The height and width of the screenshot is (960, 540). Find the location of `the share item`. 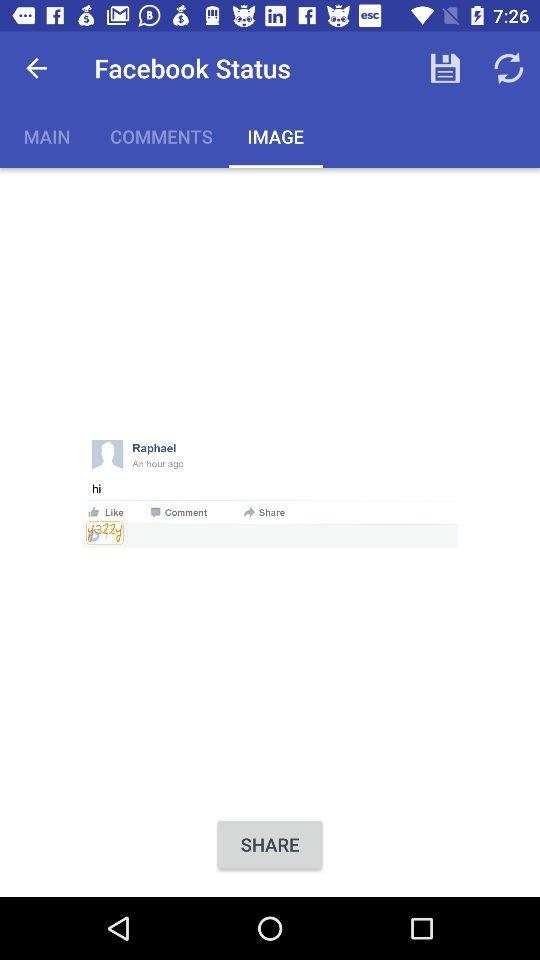

the share item is located at coordinates (270, 843).